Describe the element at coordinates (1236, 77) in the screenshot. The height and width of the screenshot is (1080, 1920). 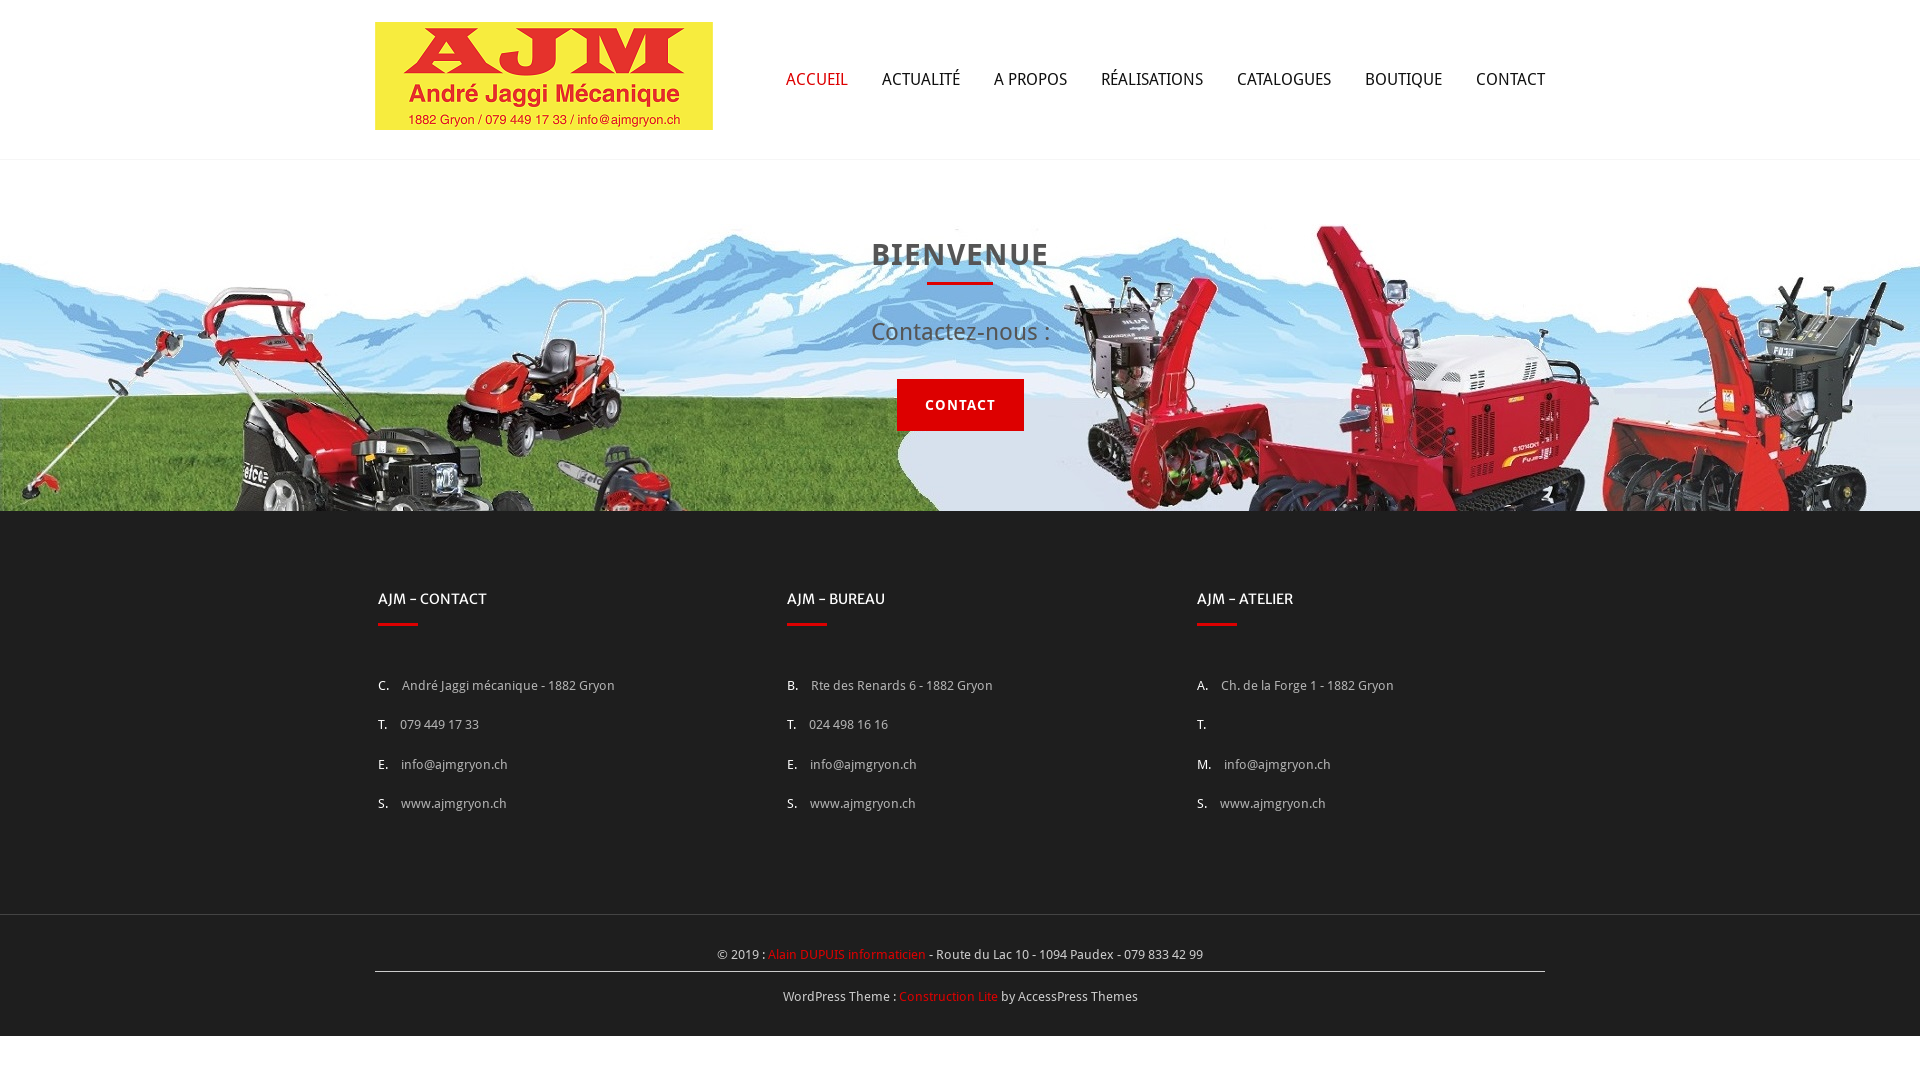
I see `'CATALOGUES'` at that location.